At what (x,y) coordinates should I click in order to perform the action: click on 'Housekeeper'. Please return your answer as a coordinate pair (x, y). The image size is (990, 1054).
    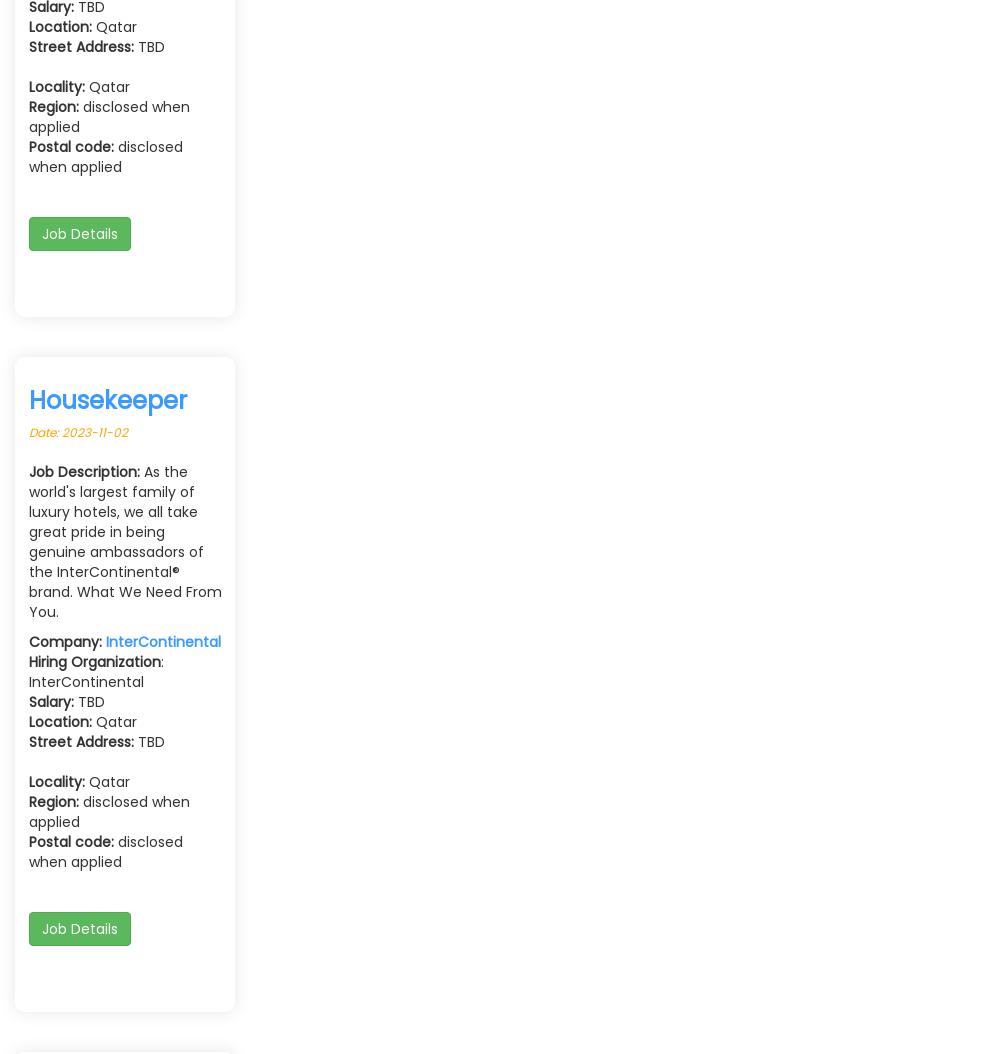
    Looking at the image, I should click on (107, 399).